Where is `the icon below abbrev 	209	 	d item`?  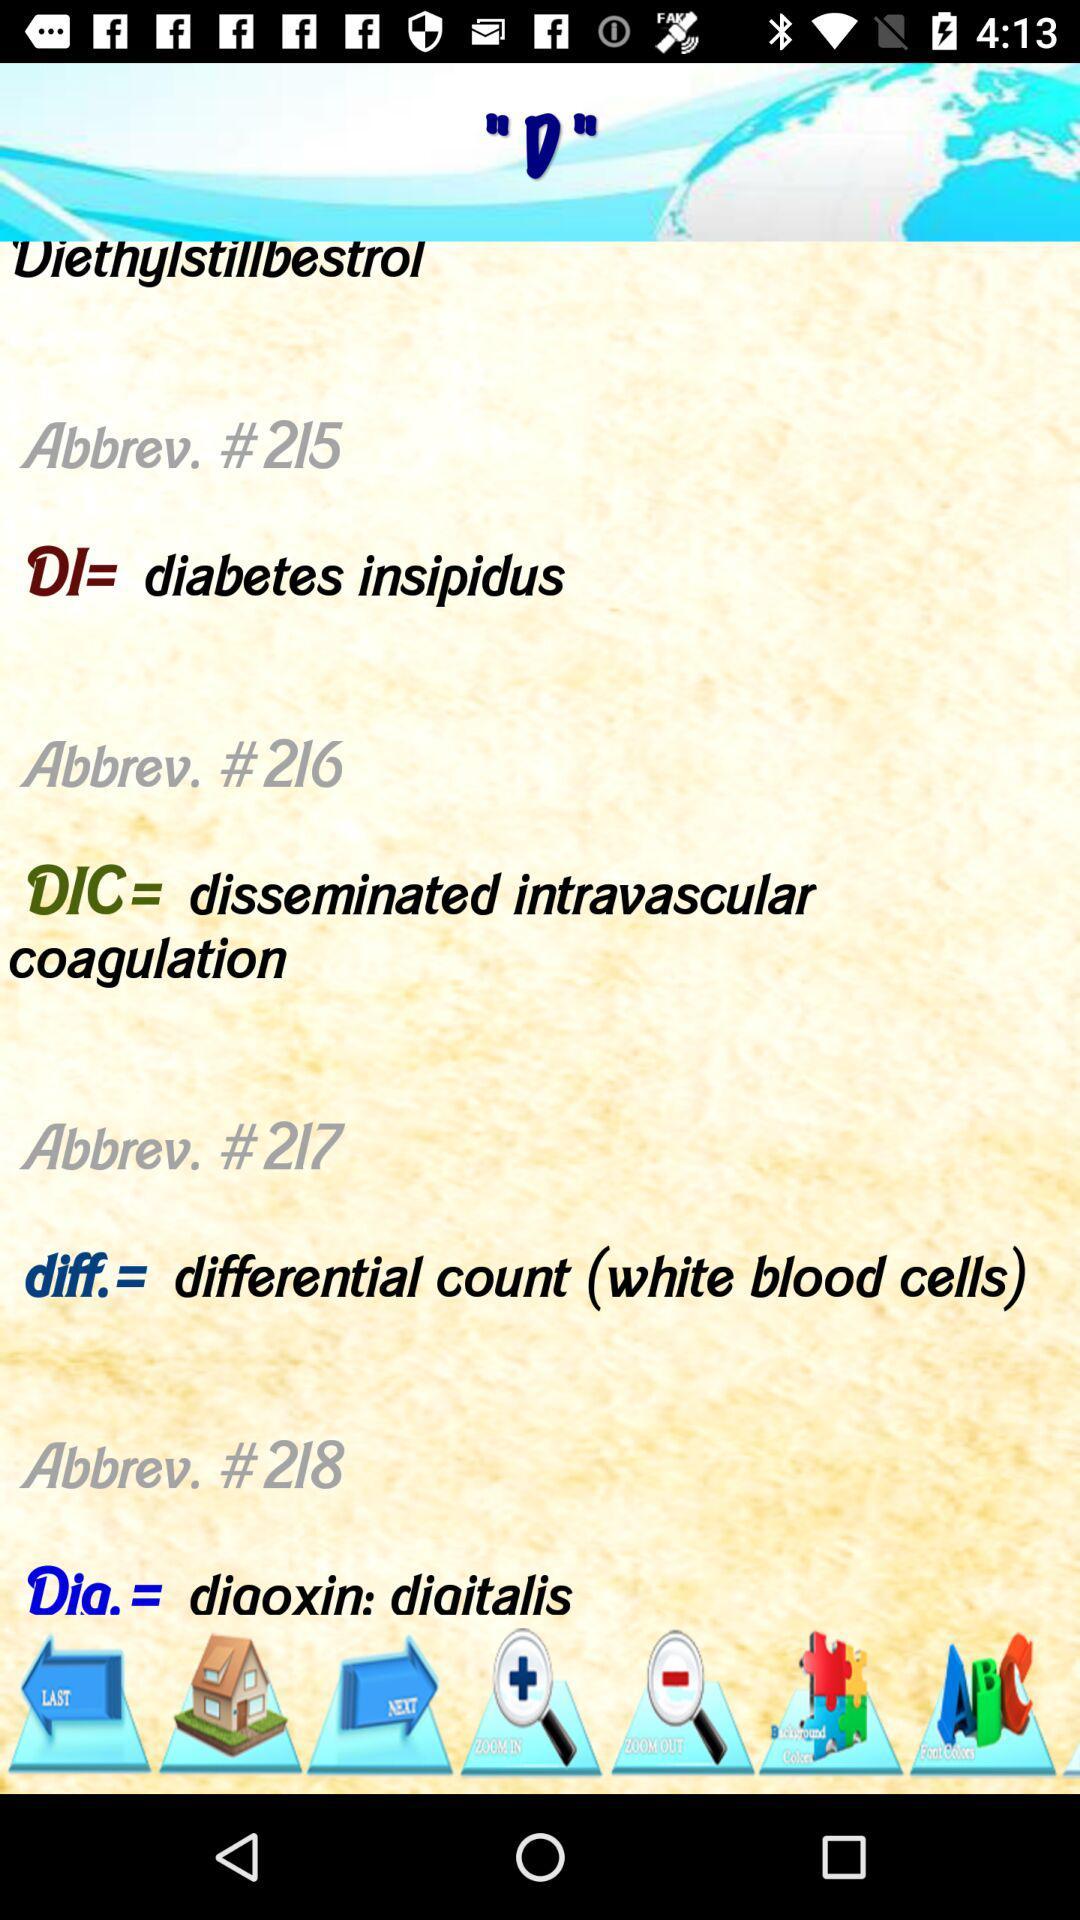
the icon below abbrev 	209	 	d item is located at coordinates (228, 1702).